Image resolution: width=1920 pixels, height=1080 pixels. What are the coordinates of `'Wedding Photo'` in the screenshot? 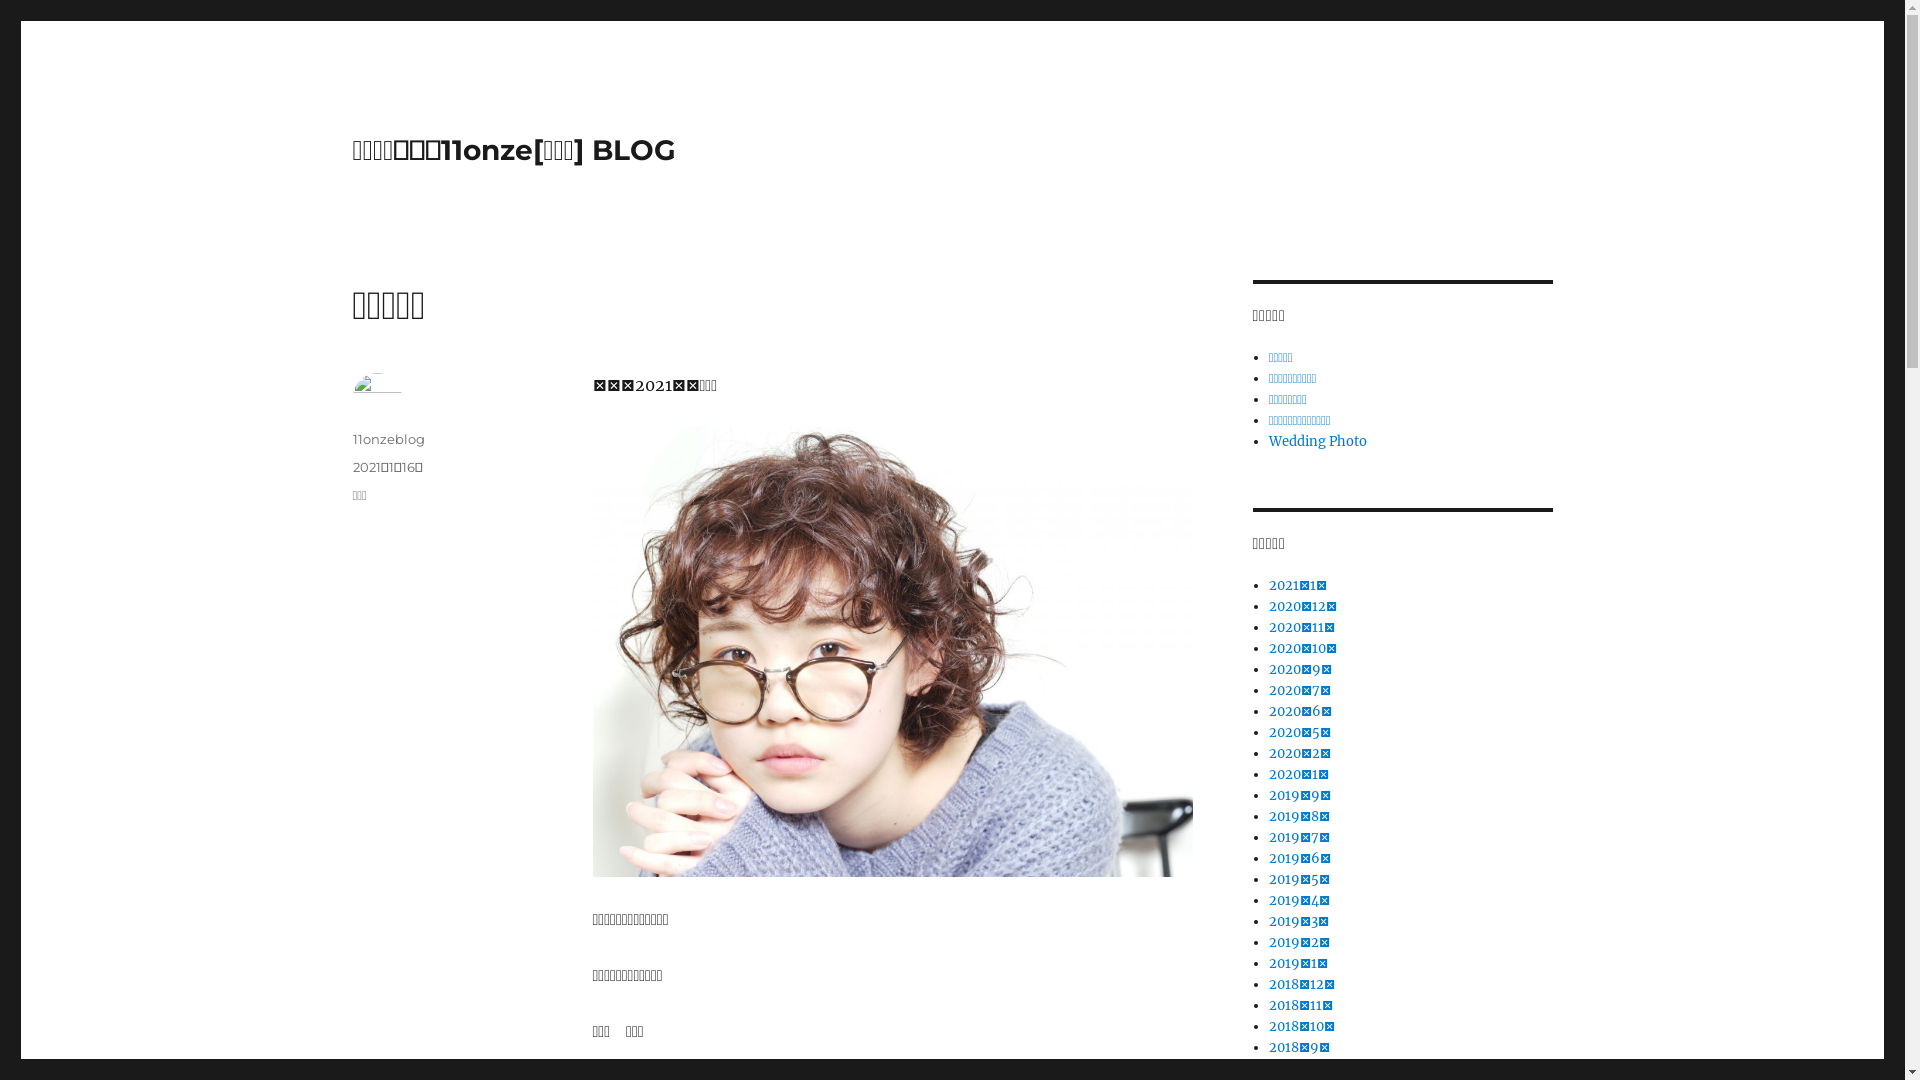 It's located at (1318, 440).